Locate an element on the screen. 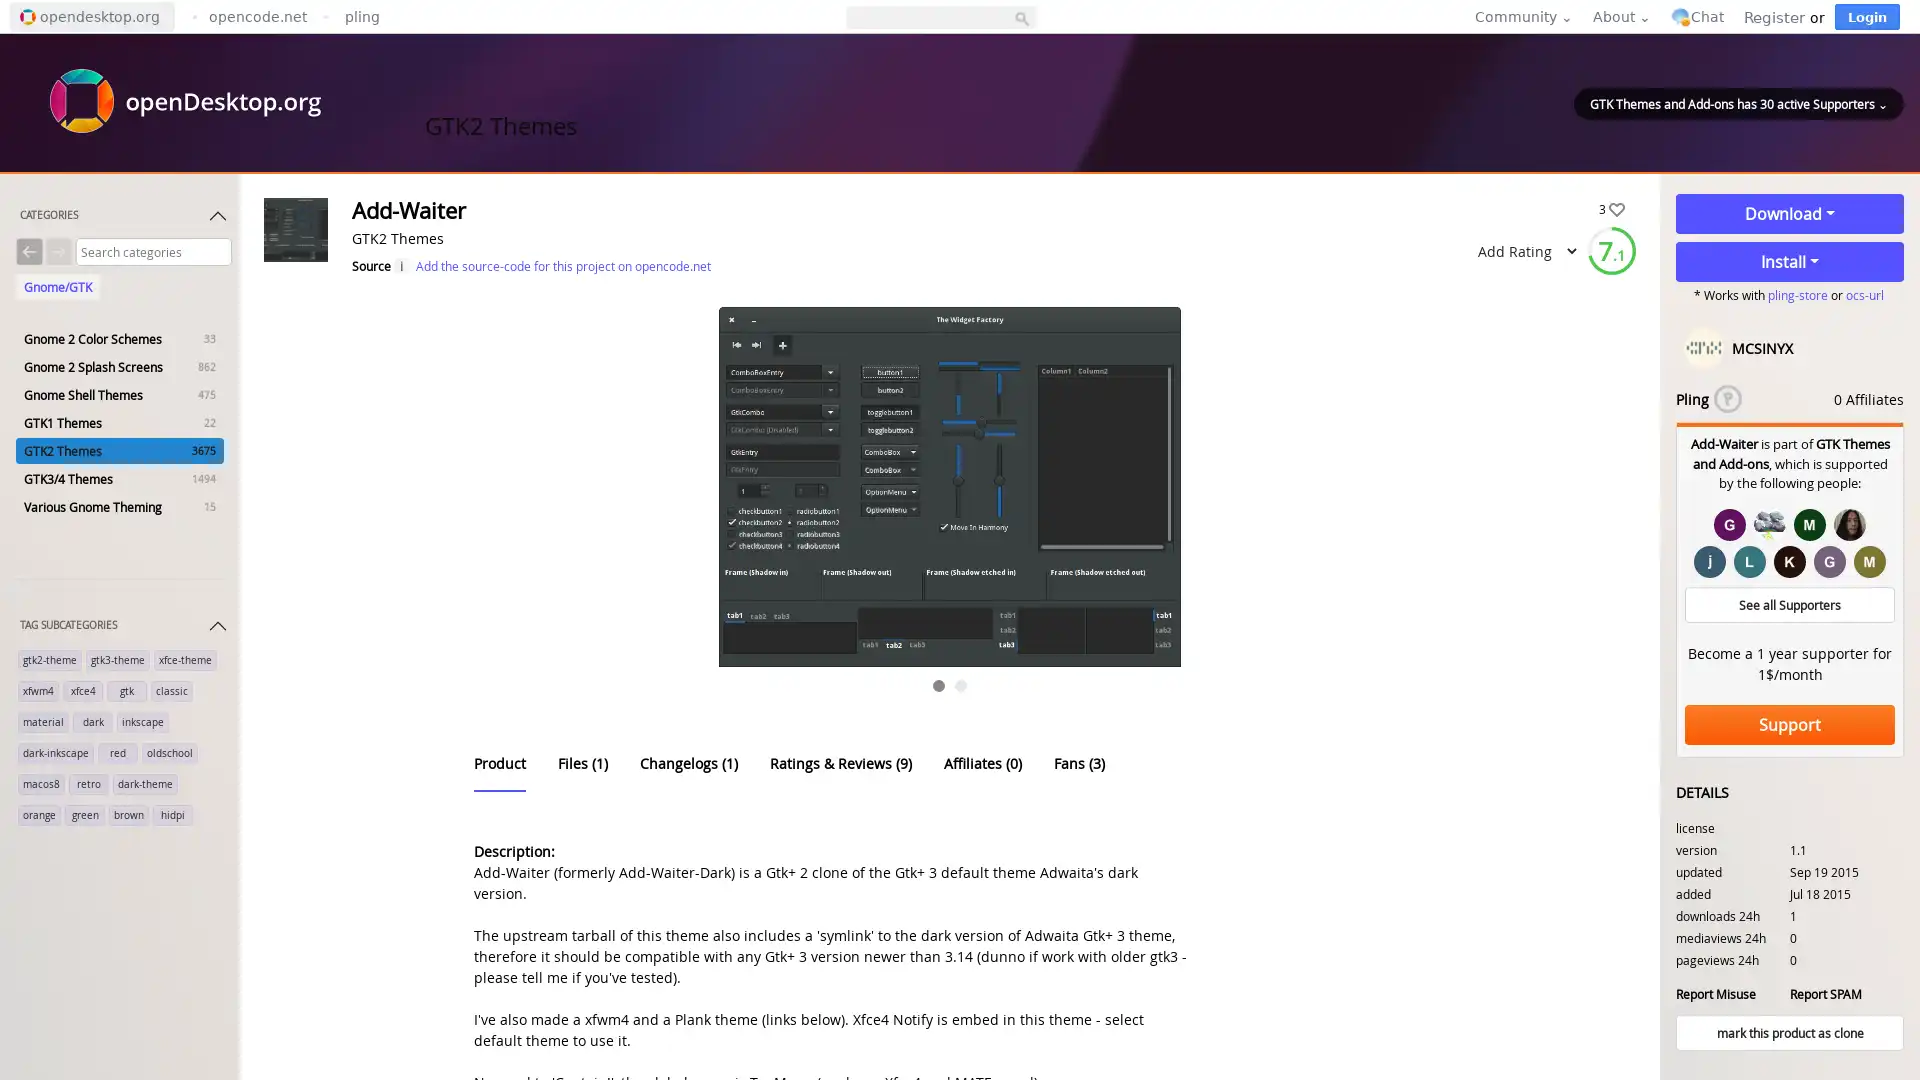  TAG SUBCATEGORIES is located at coordinates (123, 628).